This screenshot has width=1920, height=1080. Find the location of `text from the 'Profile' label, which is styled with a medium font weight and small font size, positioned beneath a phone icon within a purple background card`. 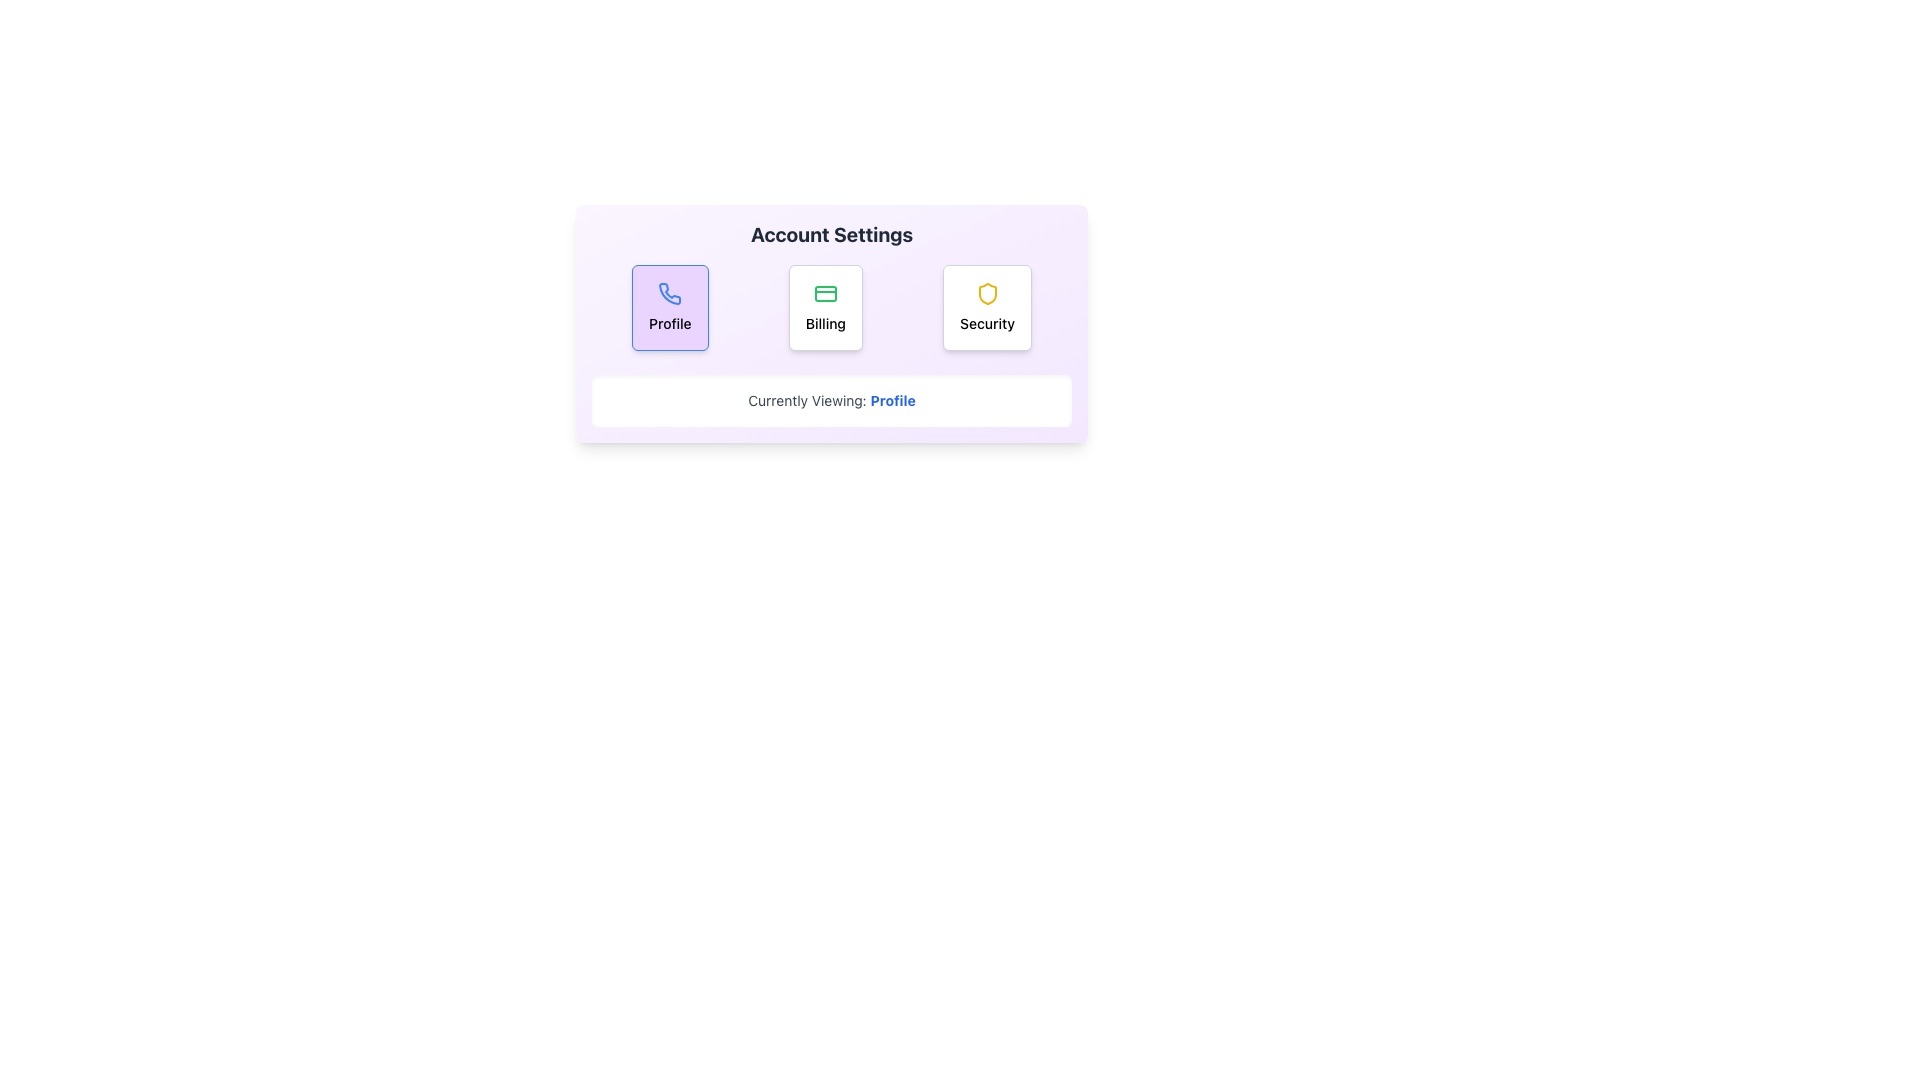

text from the 'Profile' label, which is styled with a medium font weight and small font size, positioned beneath a phone icon within a purple background card is located at coordinates (670, 323).